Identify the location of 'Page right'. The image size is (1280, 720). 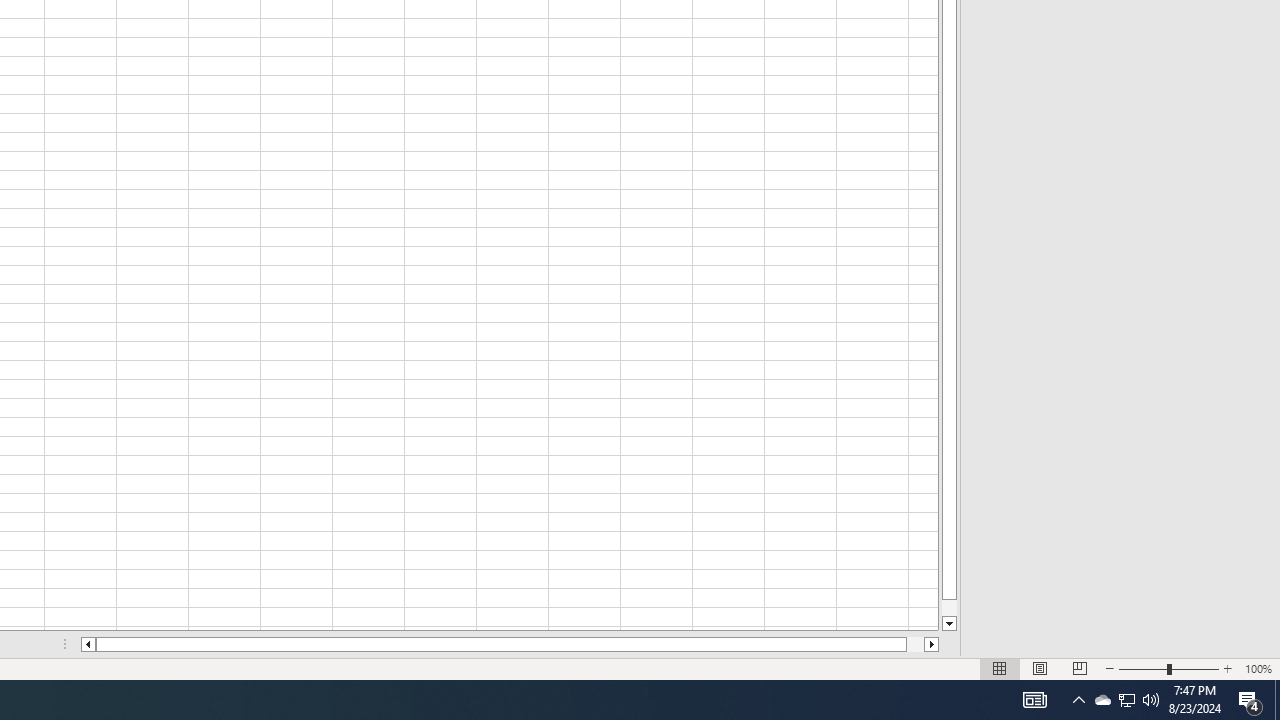
(914, 644).